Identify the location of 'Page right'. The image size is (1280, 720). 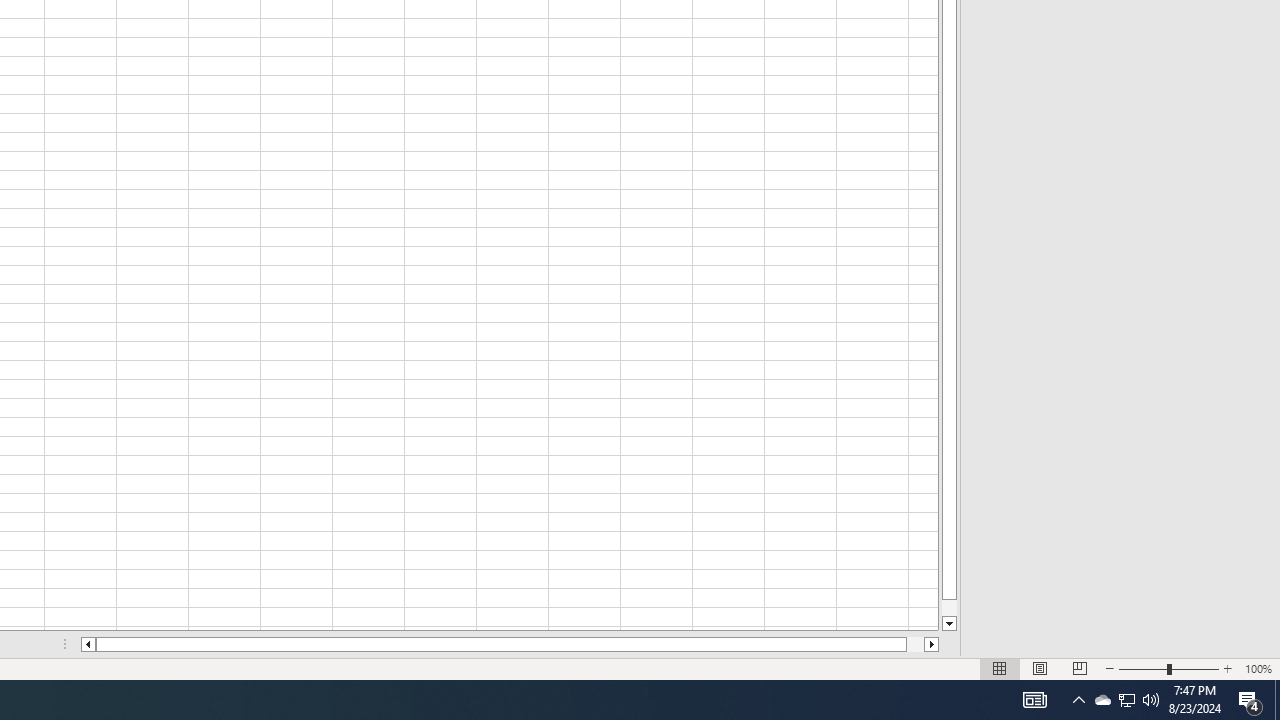
(914, 644).